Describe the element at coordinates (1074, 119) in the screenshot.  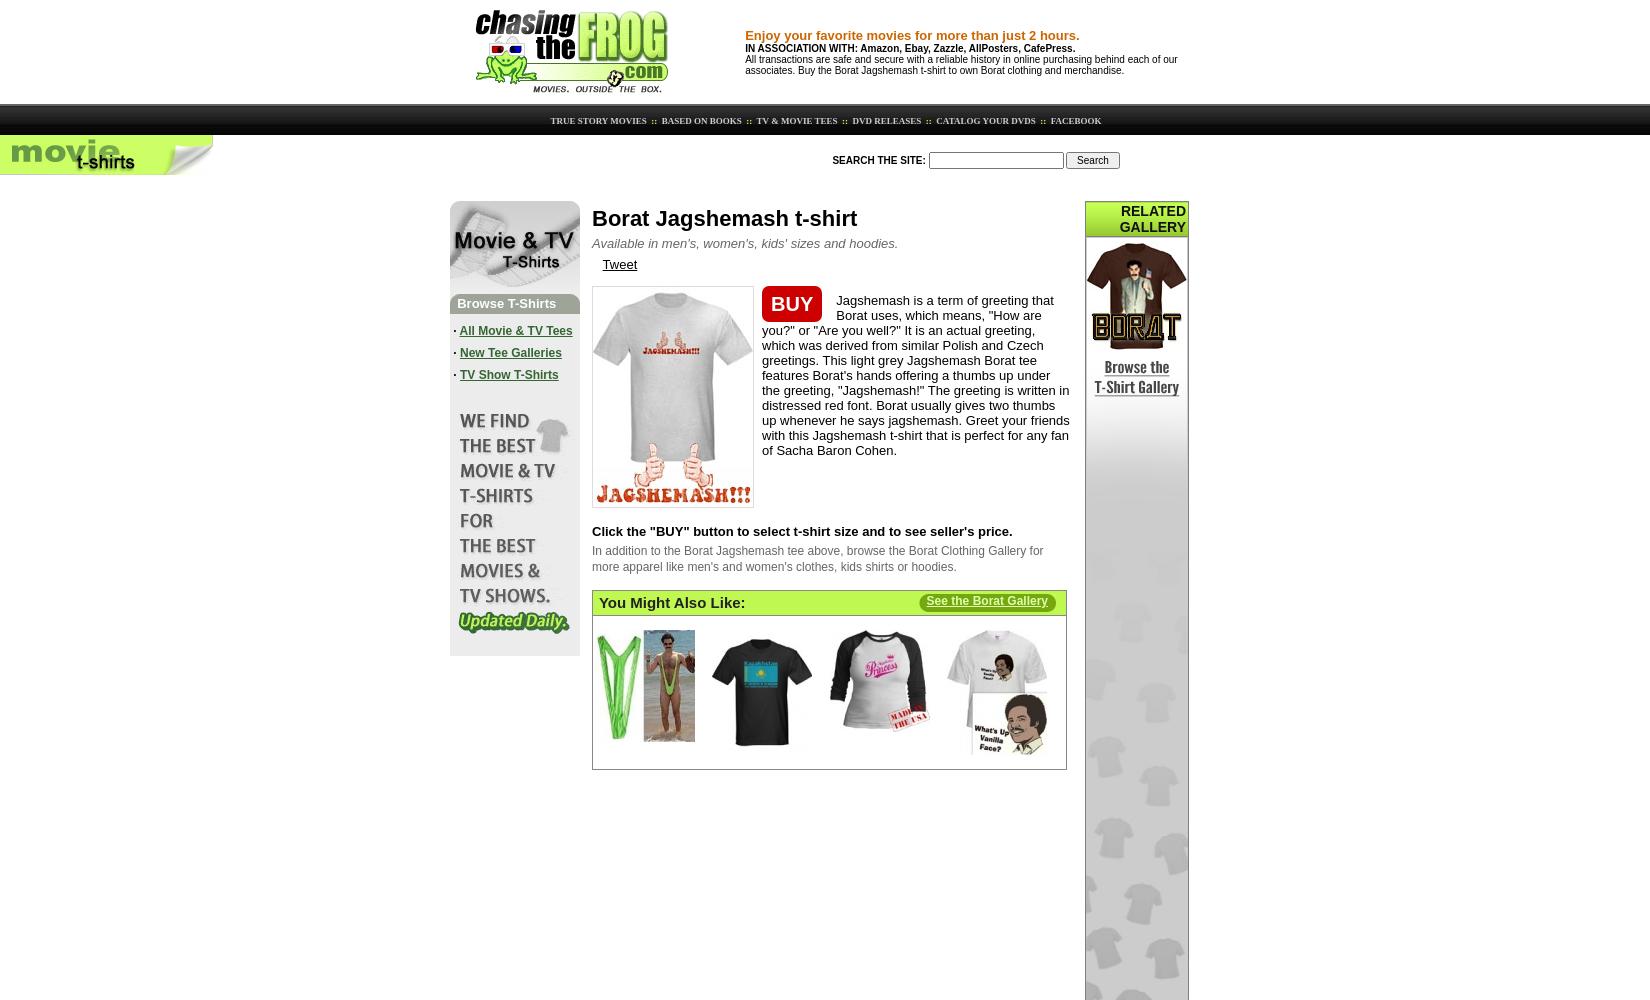
I see `'FACEBOOK'` at that location.